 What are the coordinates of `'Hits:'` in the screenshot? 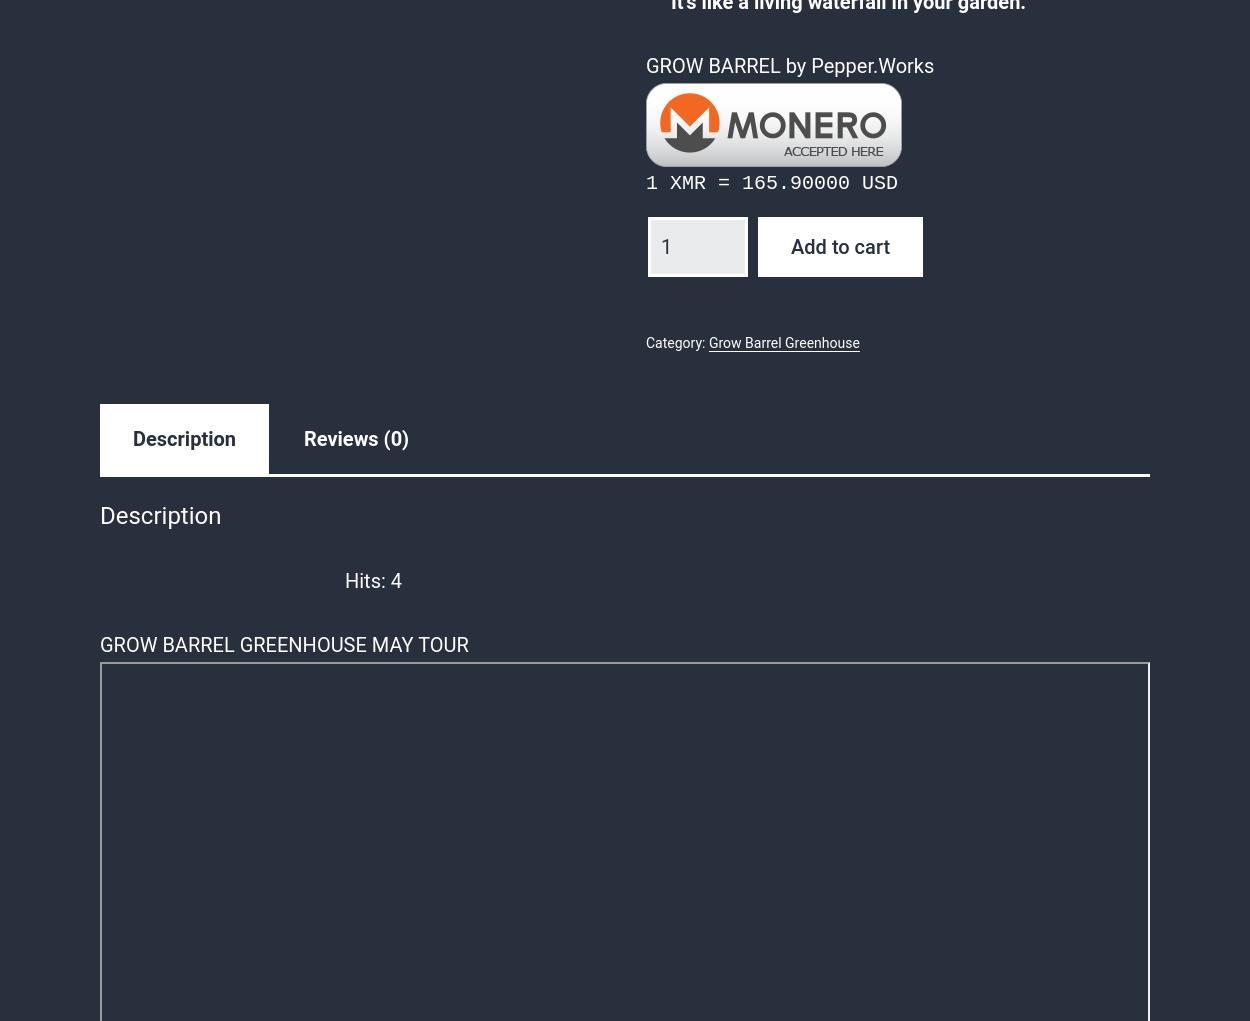 It's located at (363, 579).